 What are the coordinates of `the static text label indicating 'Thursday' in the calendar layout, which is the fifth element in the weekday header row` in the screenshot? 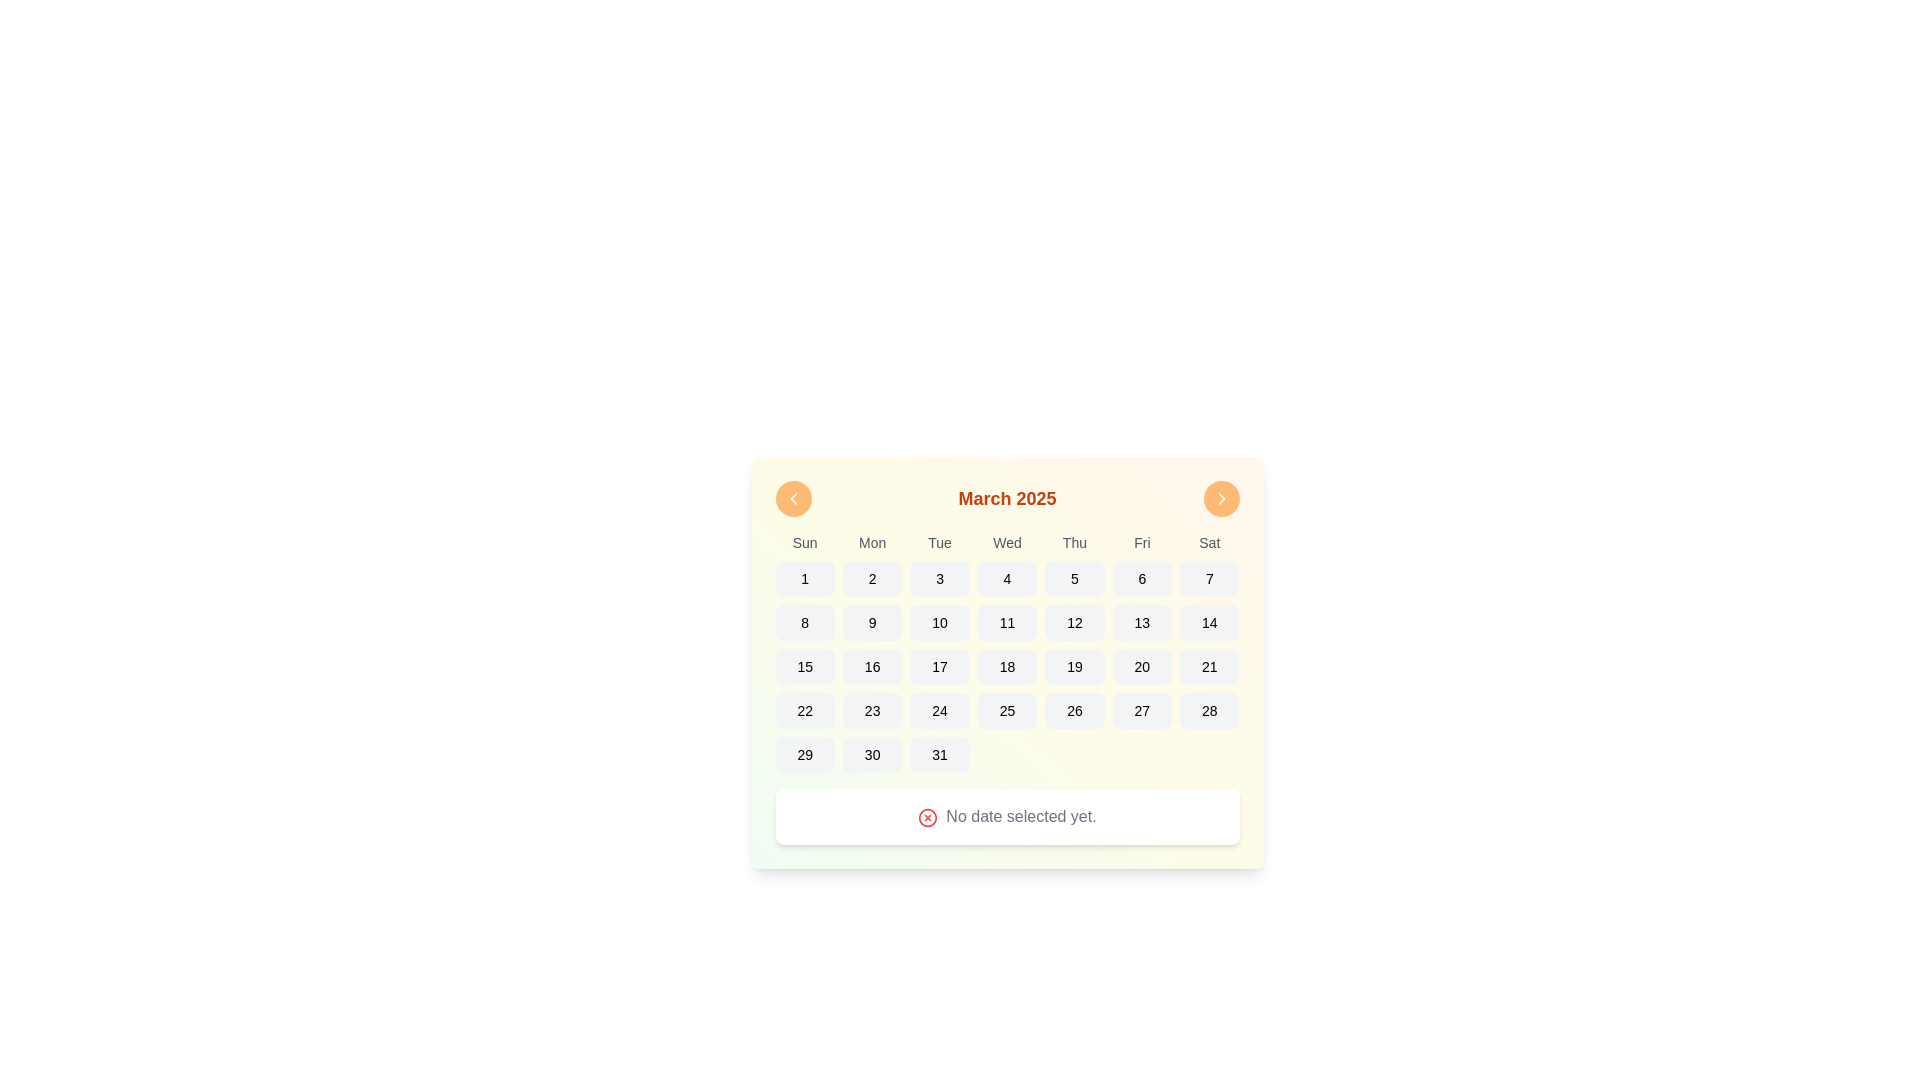 It's located at (1074, 543).